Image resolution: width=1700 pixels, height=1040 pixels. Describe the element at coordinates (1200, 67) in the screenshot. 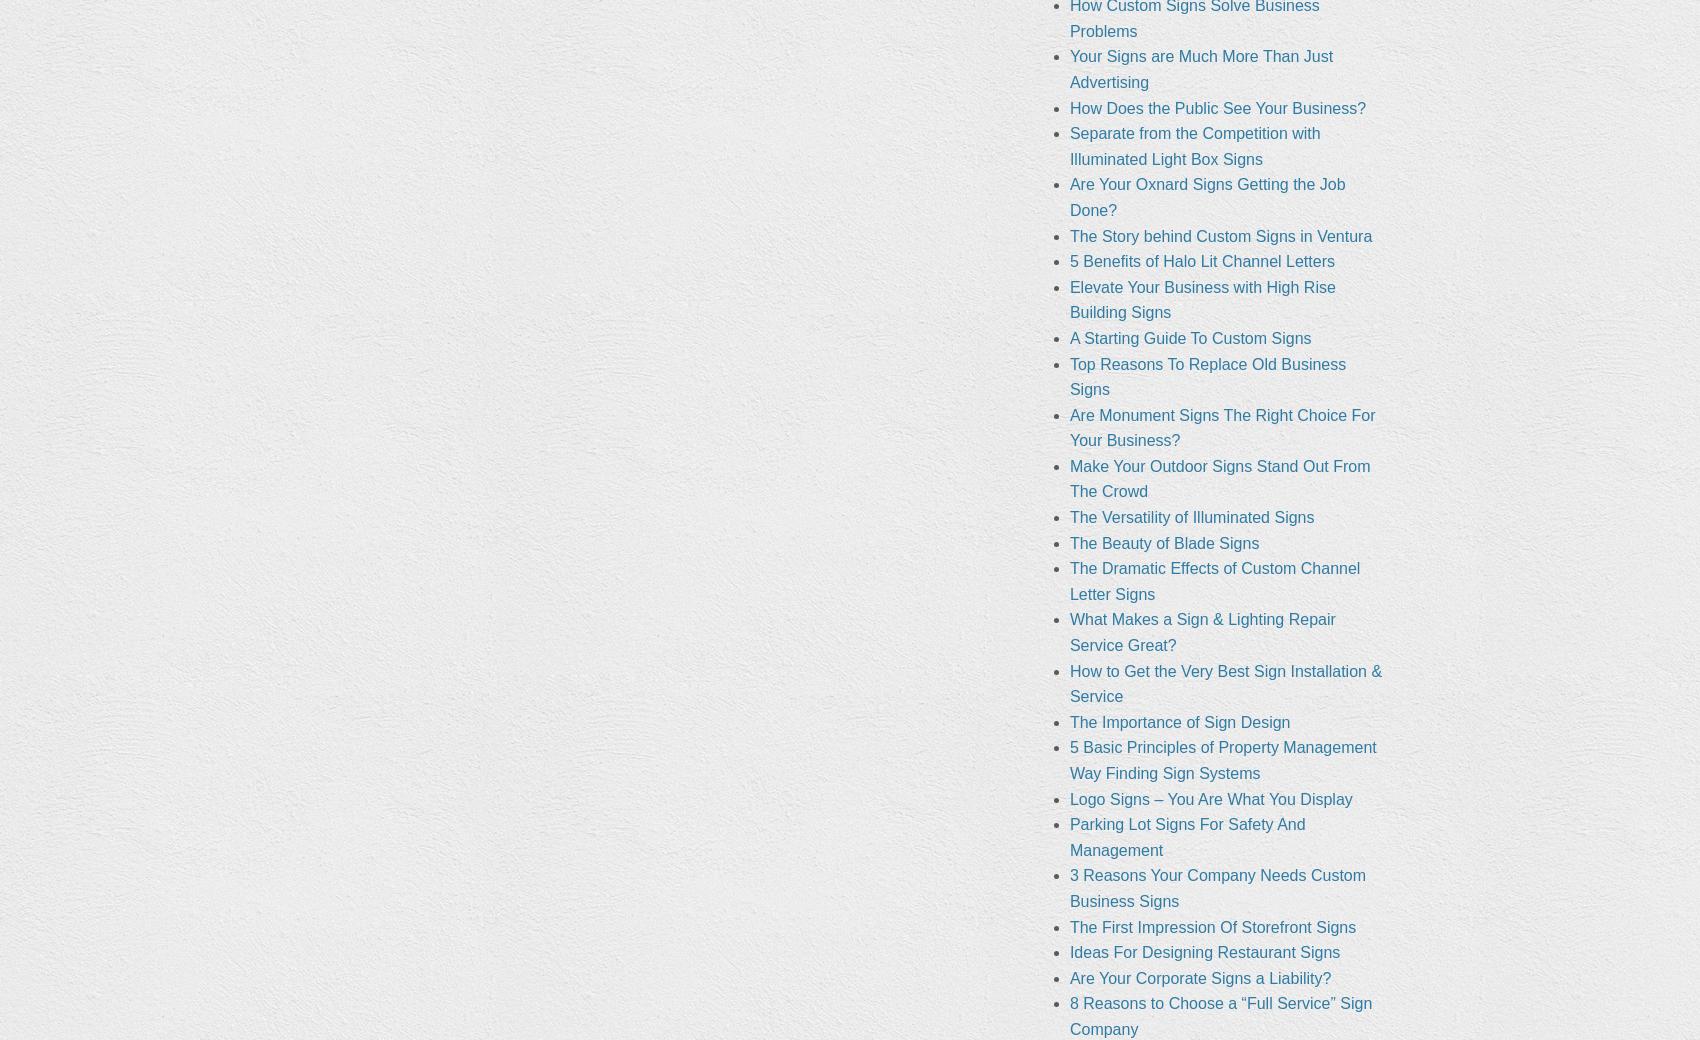

I see `'Your Signs are Much More Than Just Advertising'` at that location.